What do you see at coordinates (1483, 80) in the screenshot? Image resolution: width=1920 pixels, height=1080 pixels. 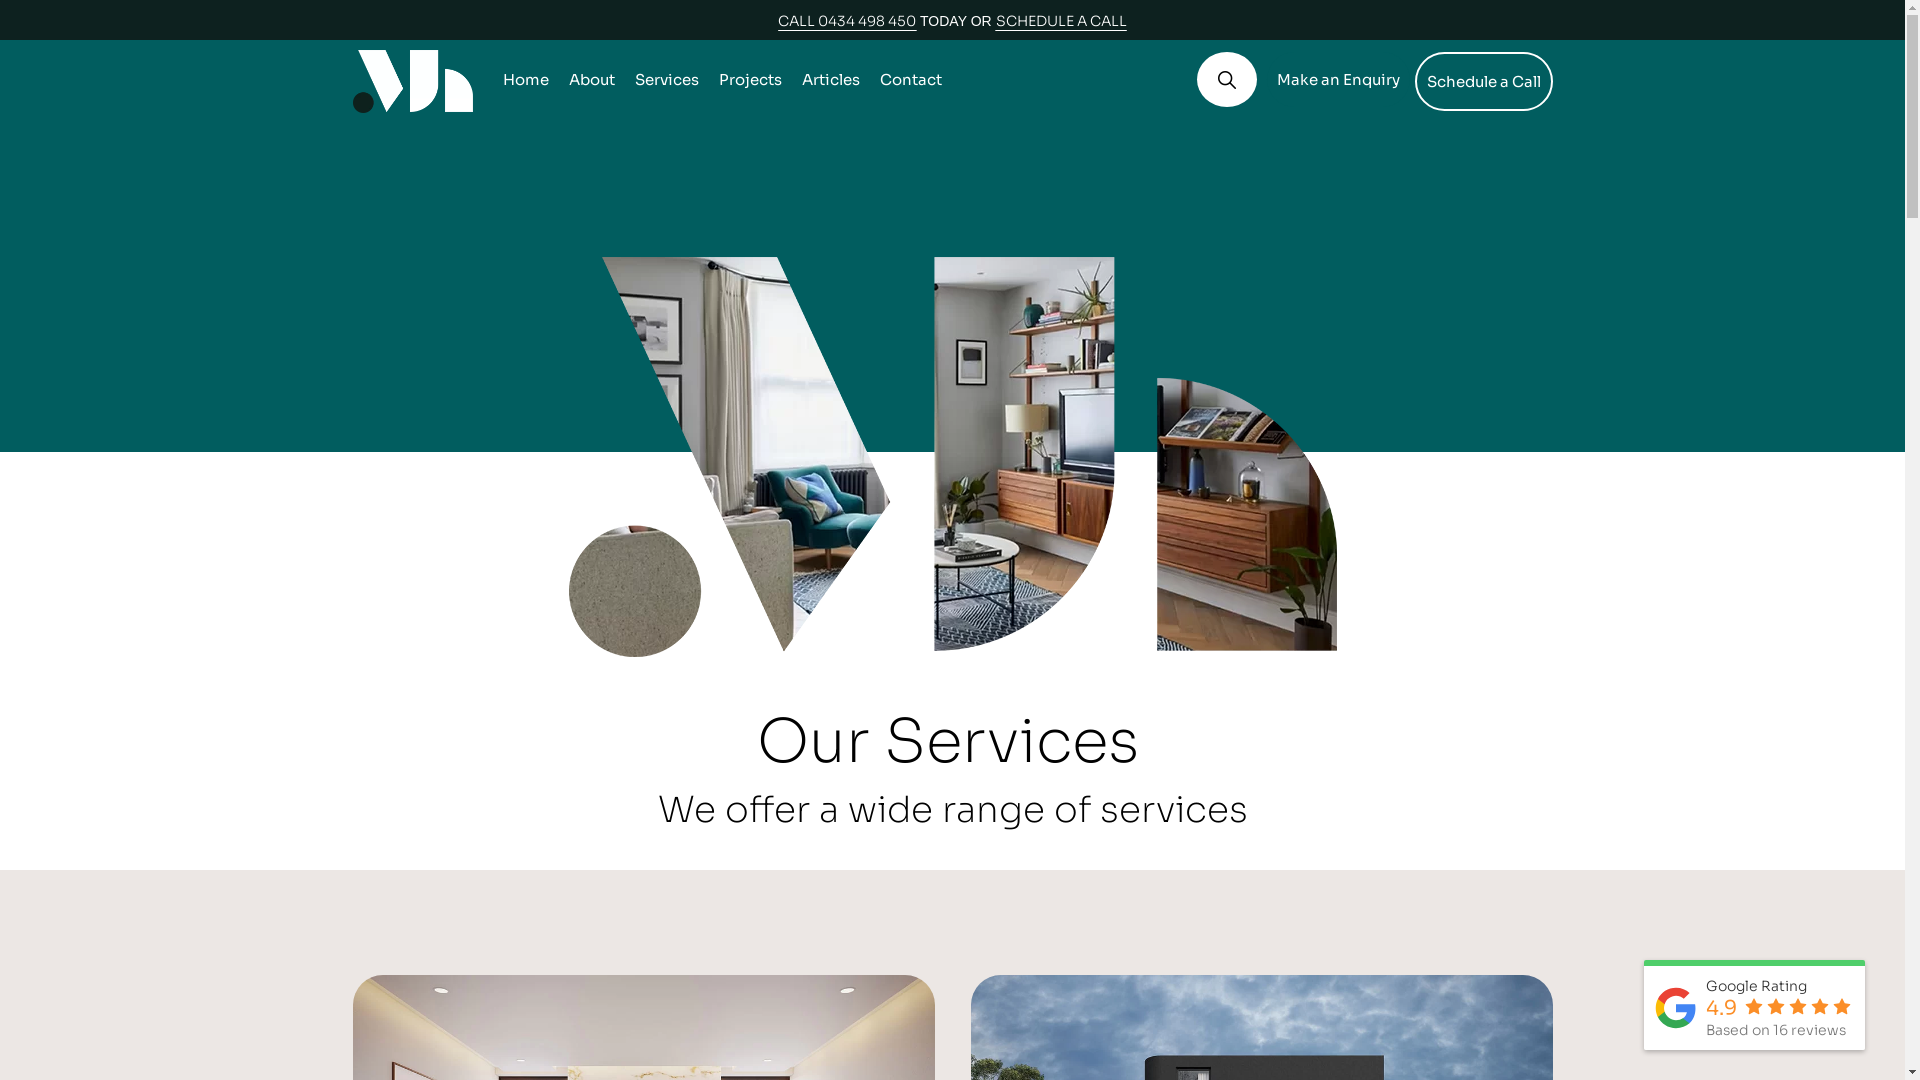 I see `'Schedule a Call'` at bounding box center [1483, 80].